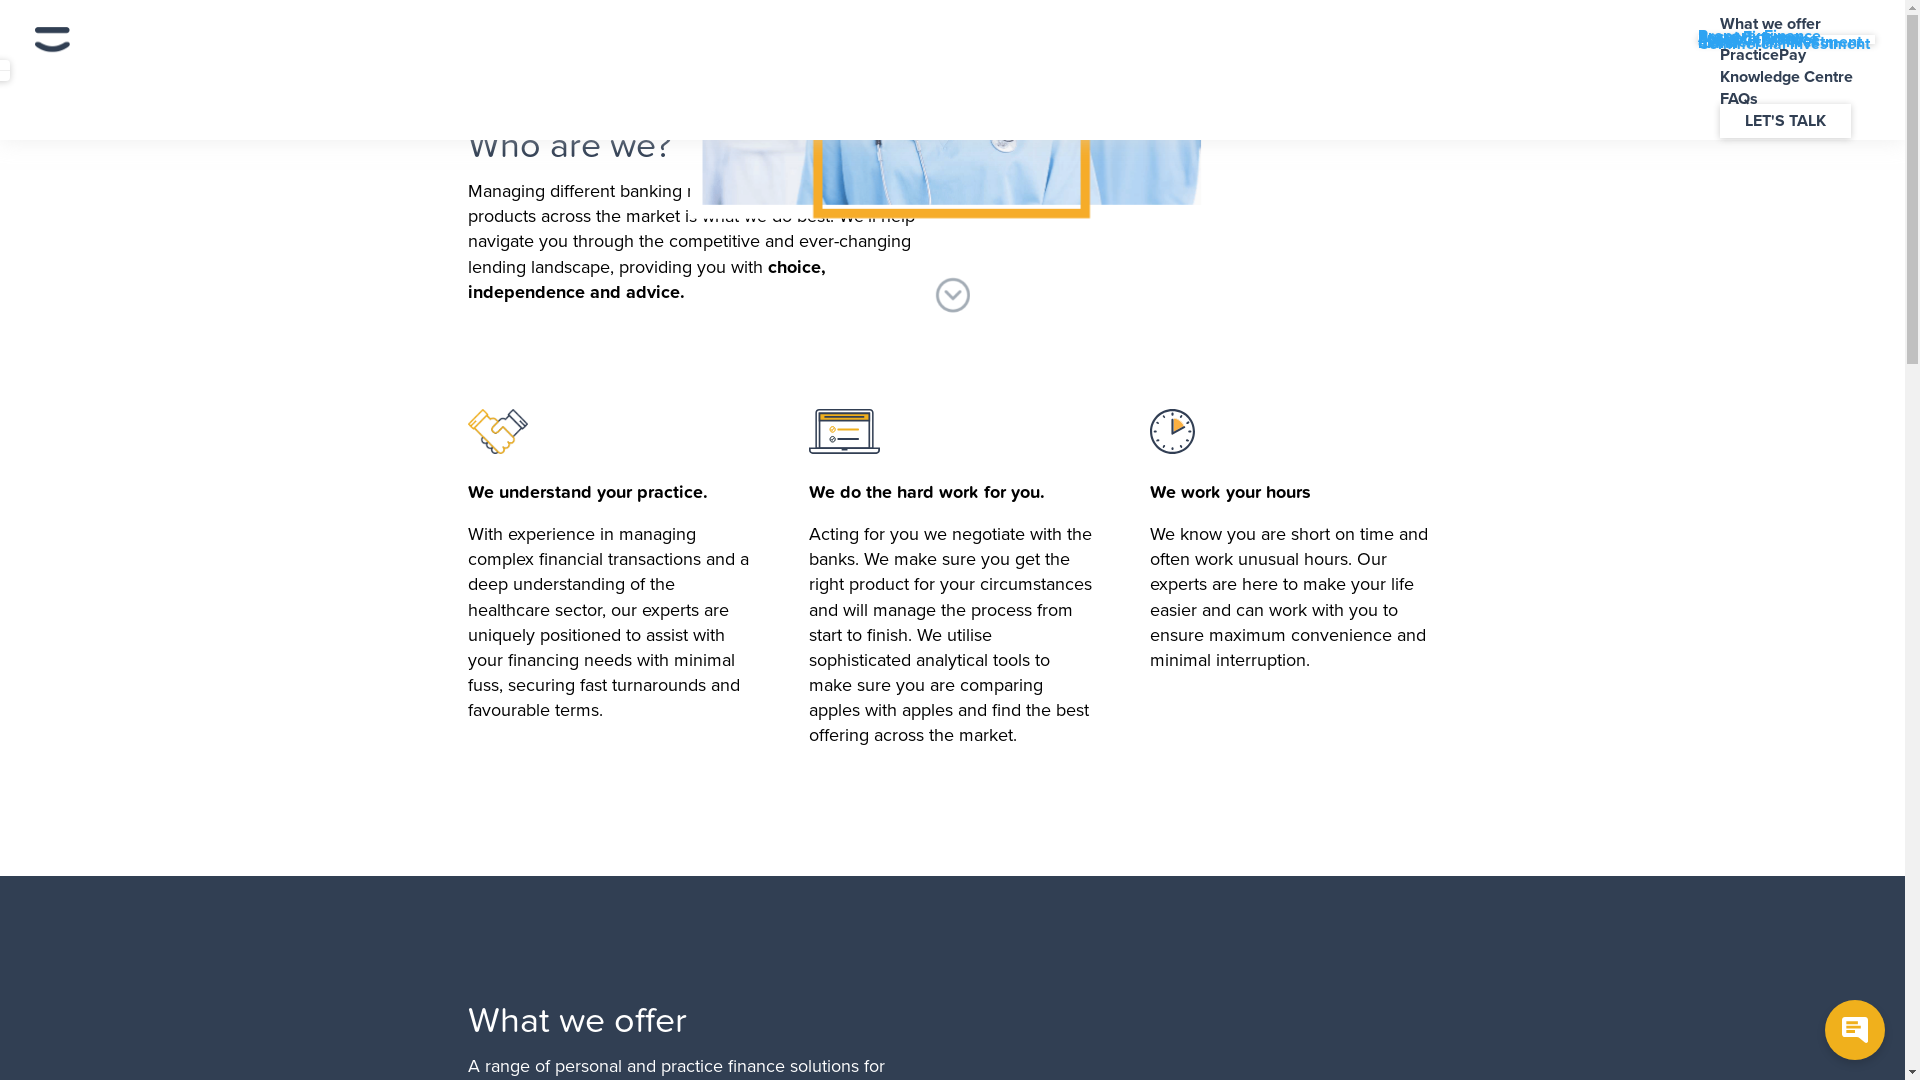  I want to click on 'Commercial investment', so click(1697, 43).